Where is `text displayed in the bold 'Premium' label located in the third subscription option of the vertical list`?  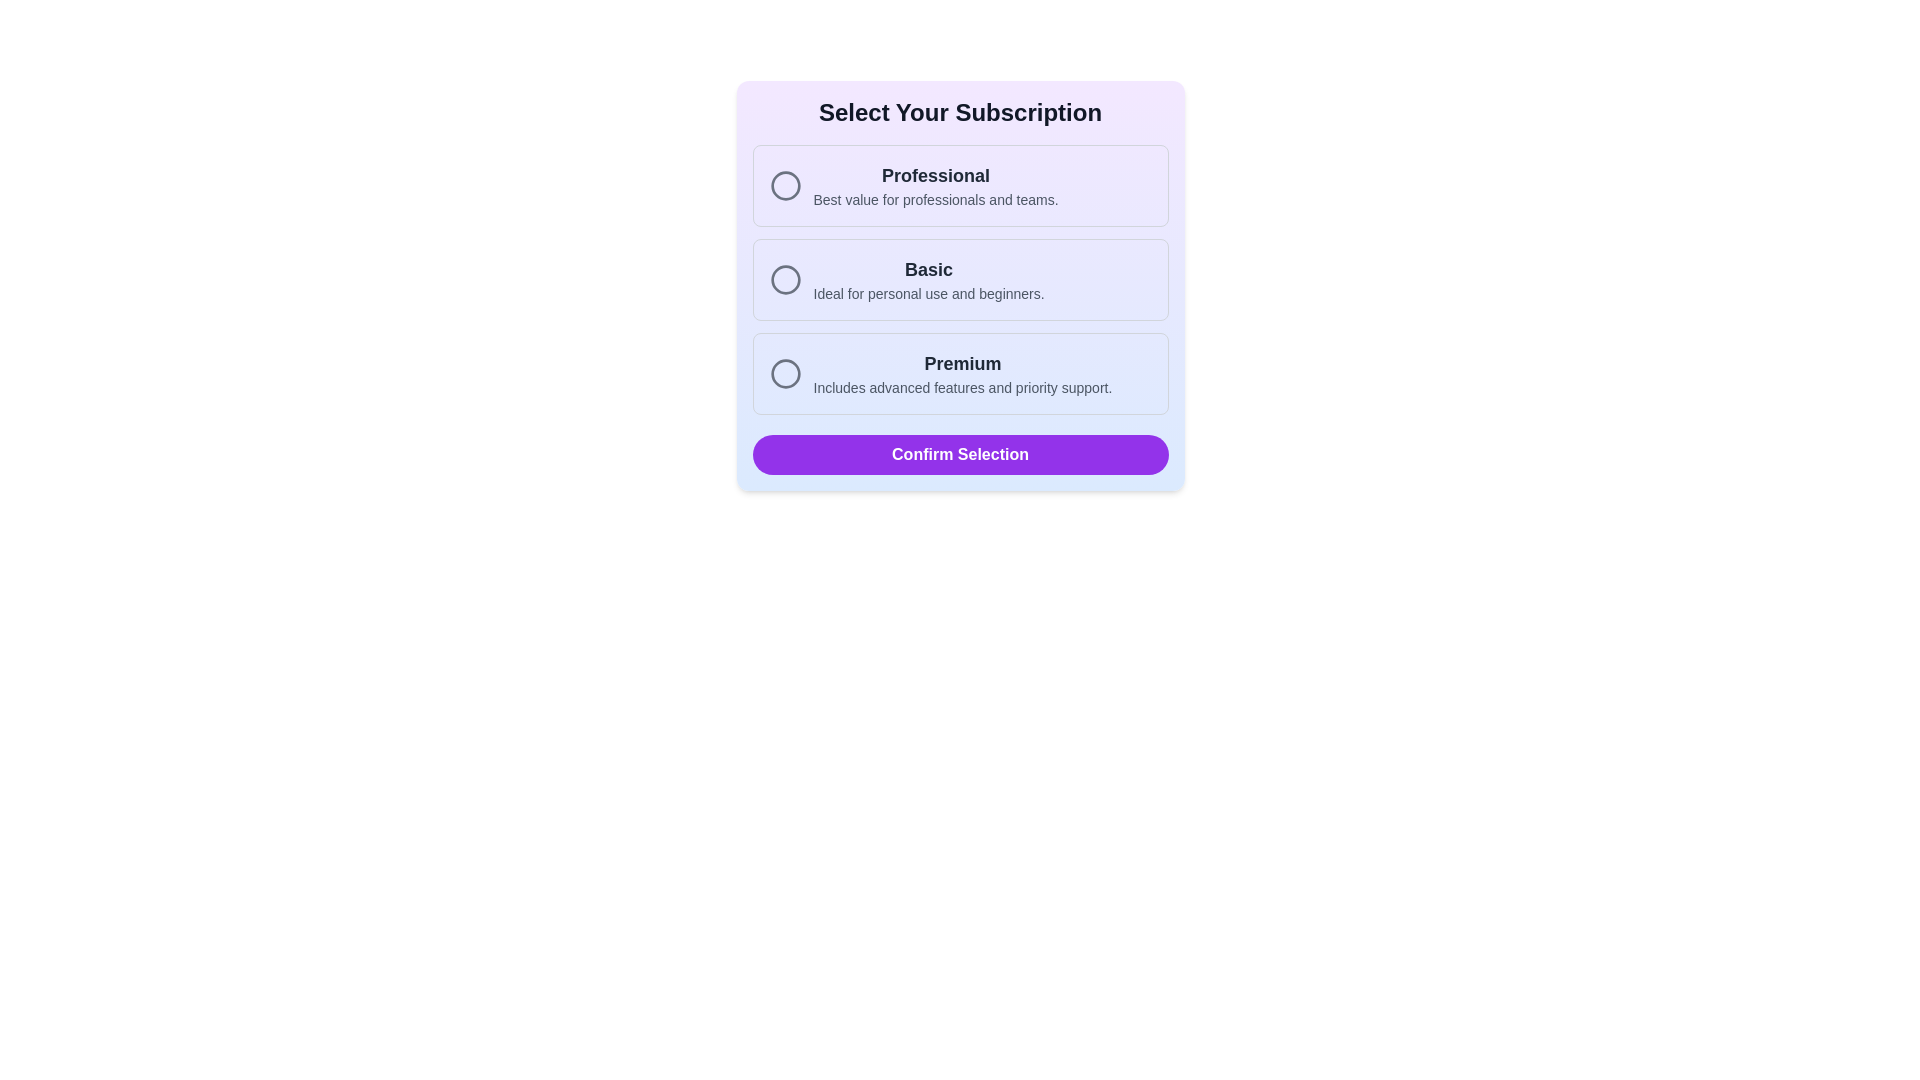 text displayed in the bold 'Premium' label located in the third subscription option of the vertical list is located at coordinates (962, 363).